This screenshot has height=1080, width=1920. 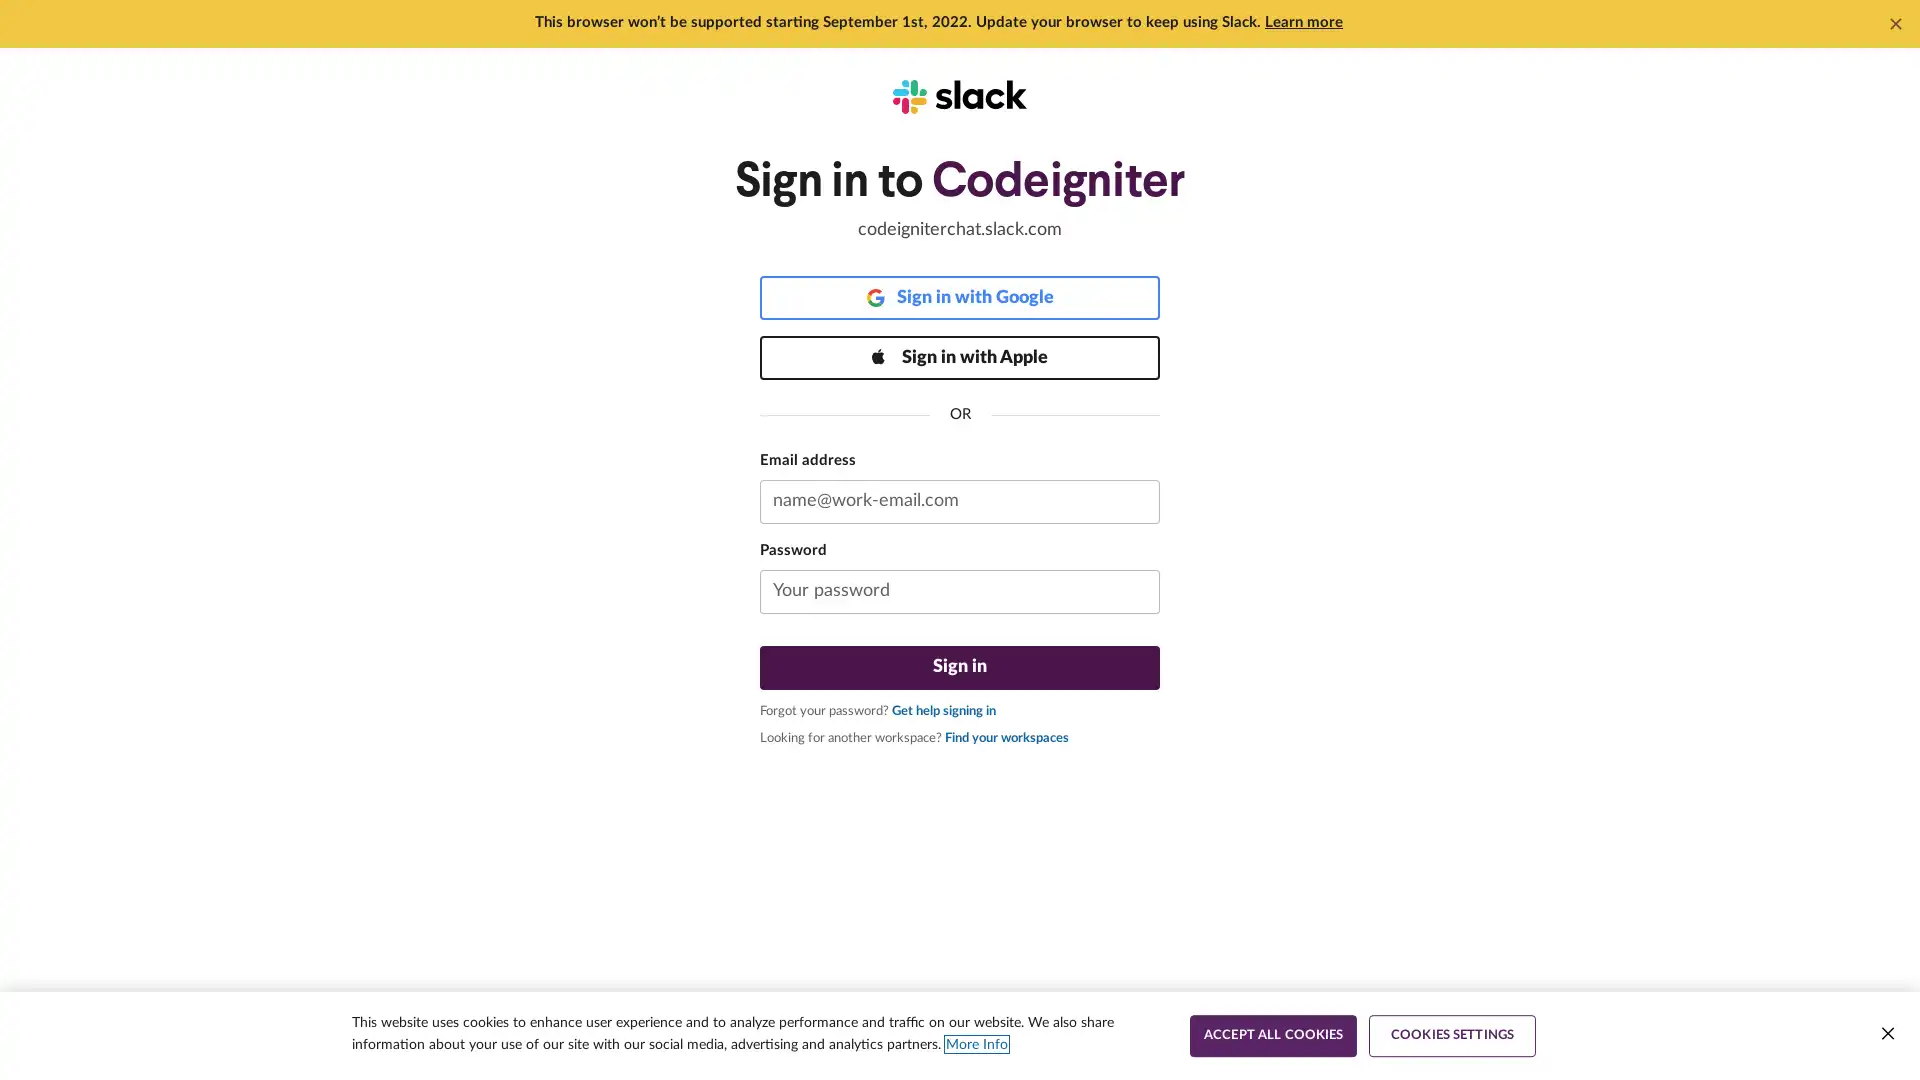 What do you see at coordinates (1895, 23) in the screenshot?
I see `Dismiss` at bounding box center [1895, 23].